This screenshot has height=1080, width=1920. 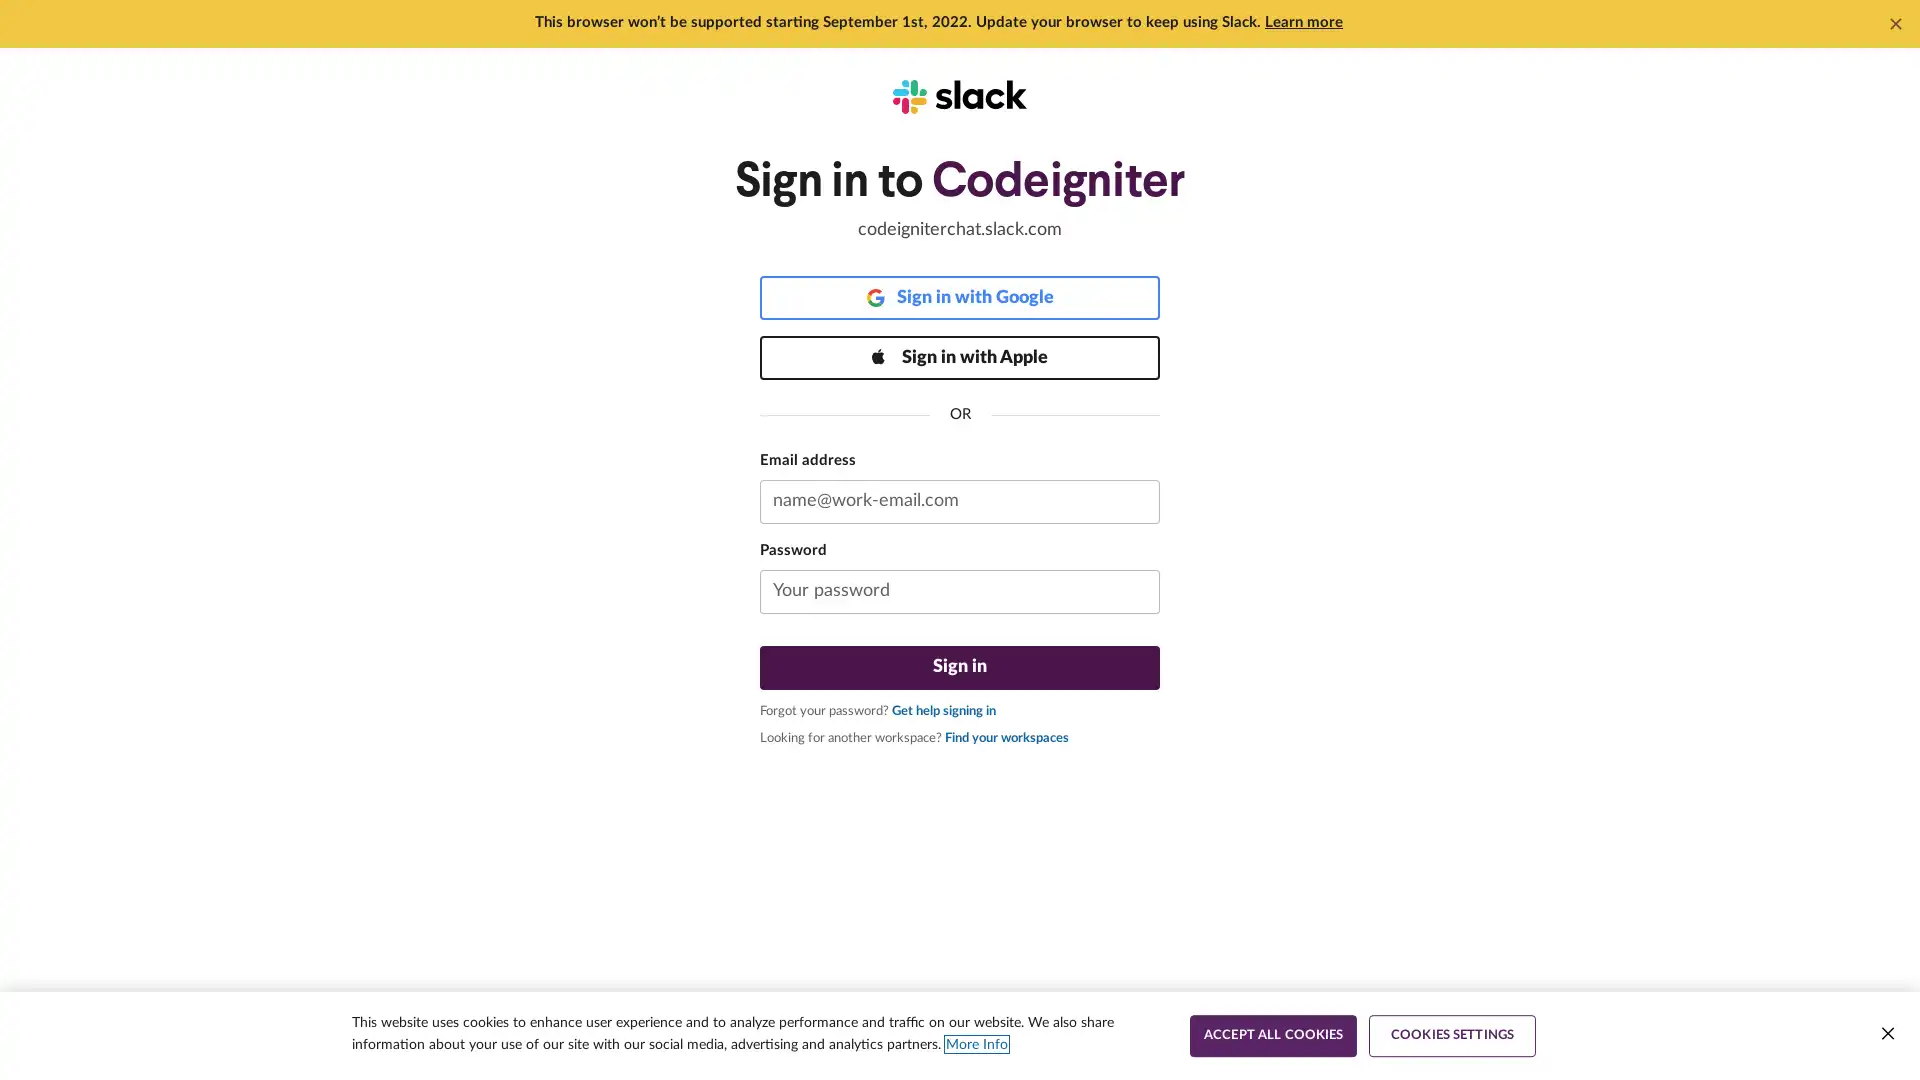 What do you see at coordinates (1895, 23) in the screenshot?
I see `Dismiss` at bounding box center [1895, 23].